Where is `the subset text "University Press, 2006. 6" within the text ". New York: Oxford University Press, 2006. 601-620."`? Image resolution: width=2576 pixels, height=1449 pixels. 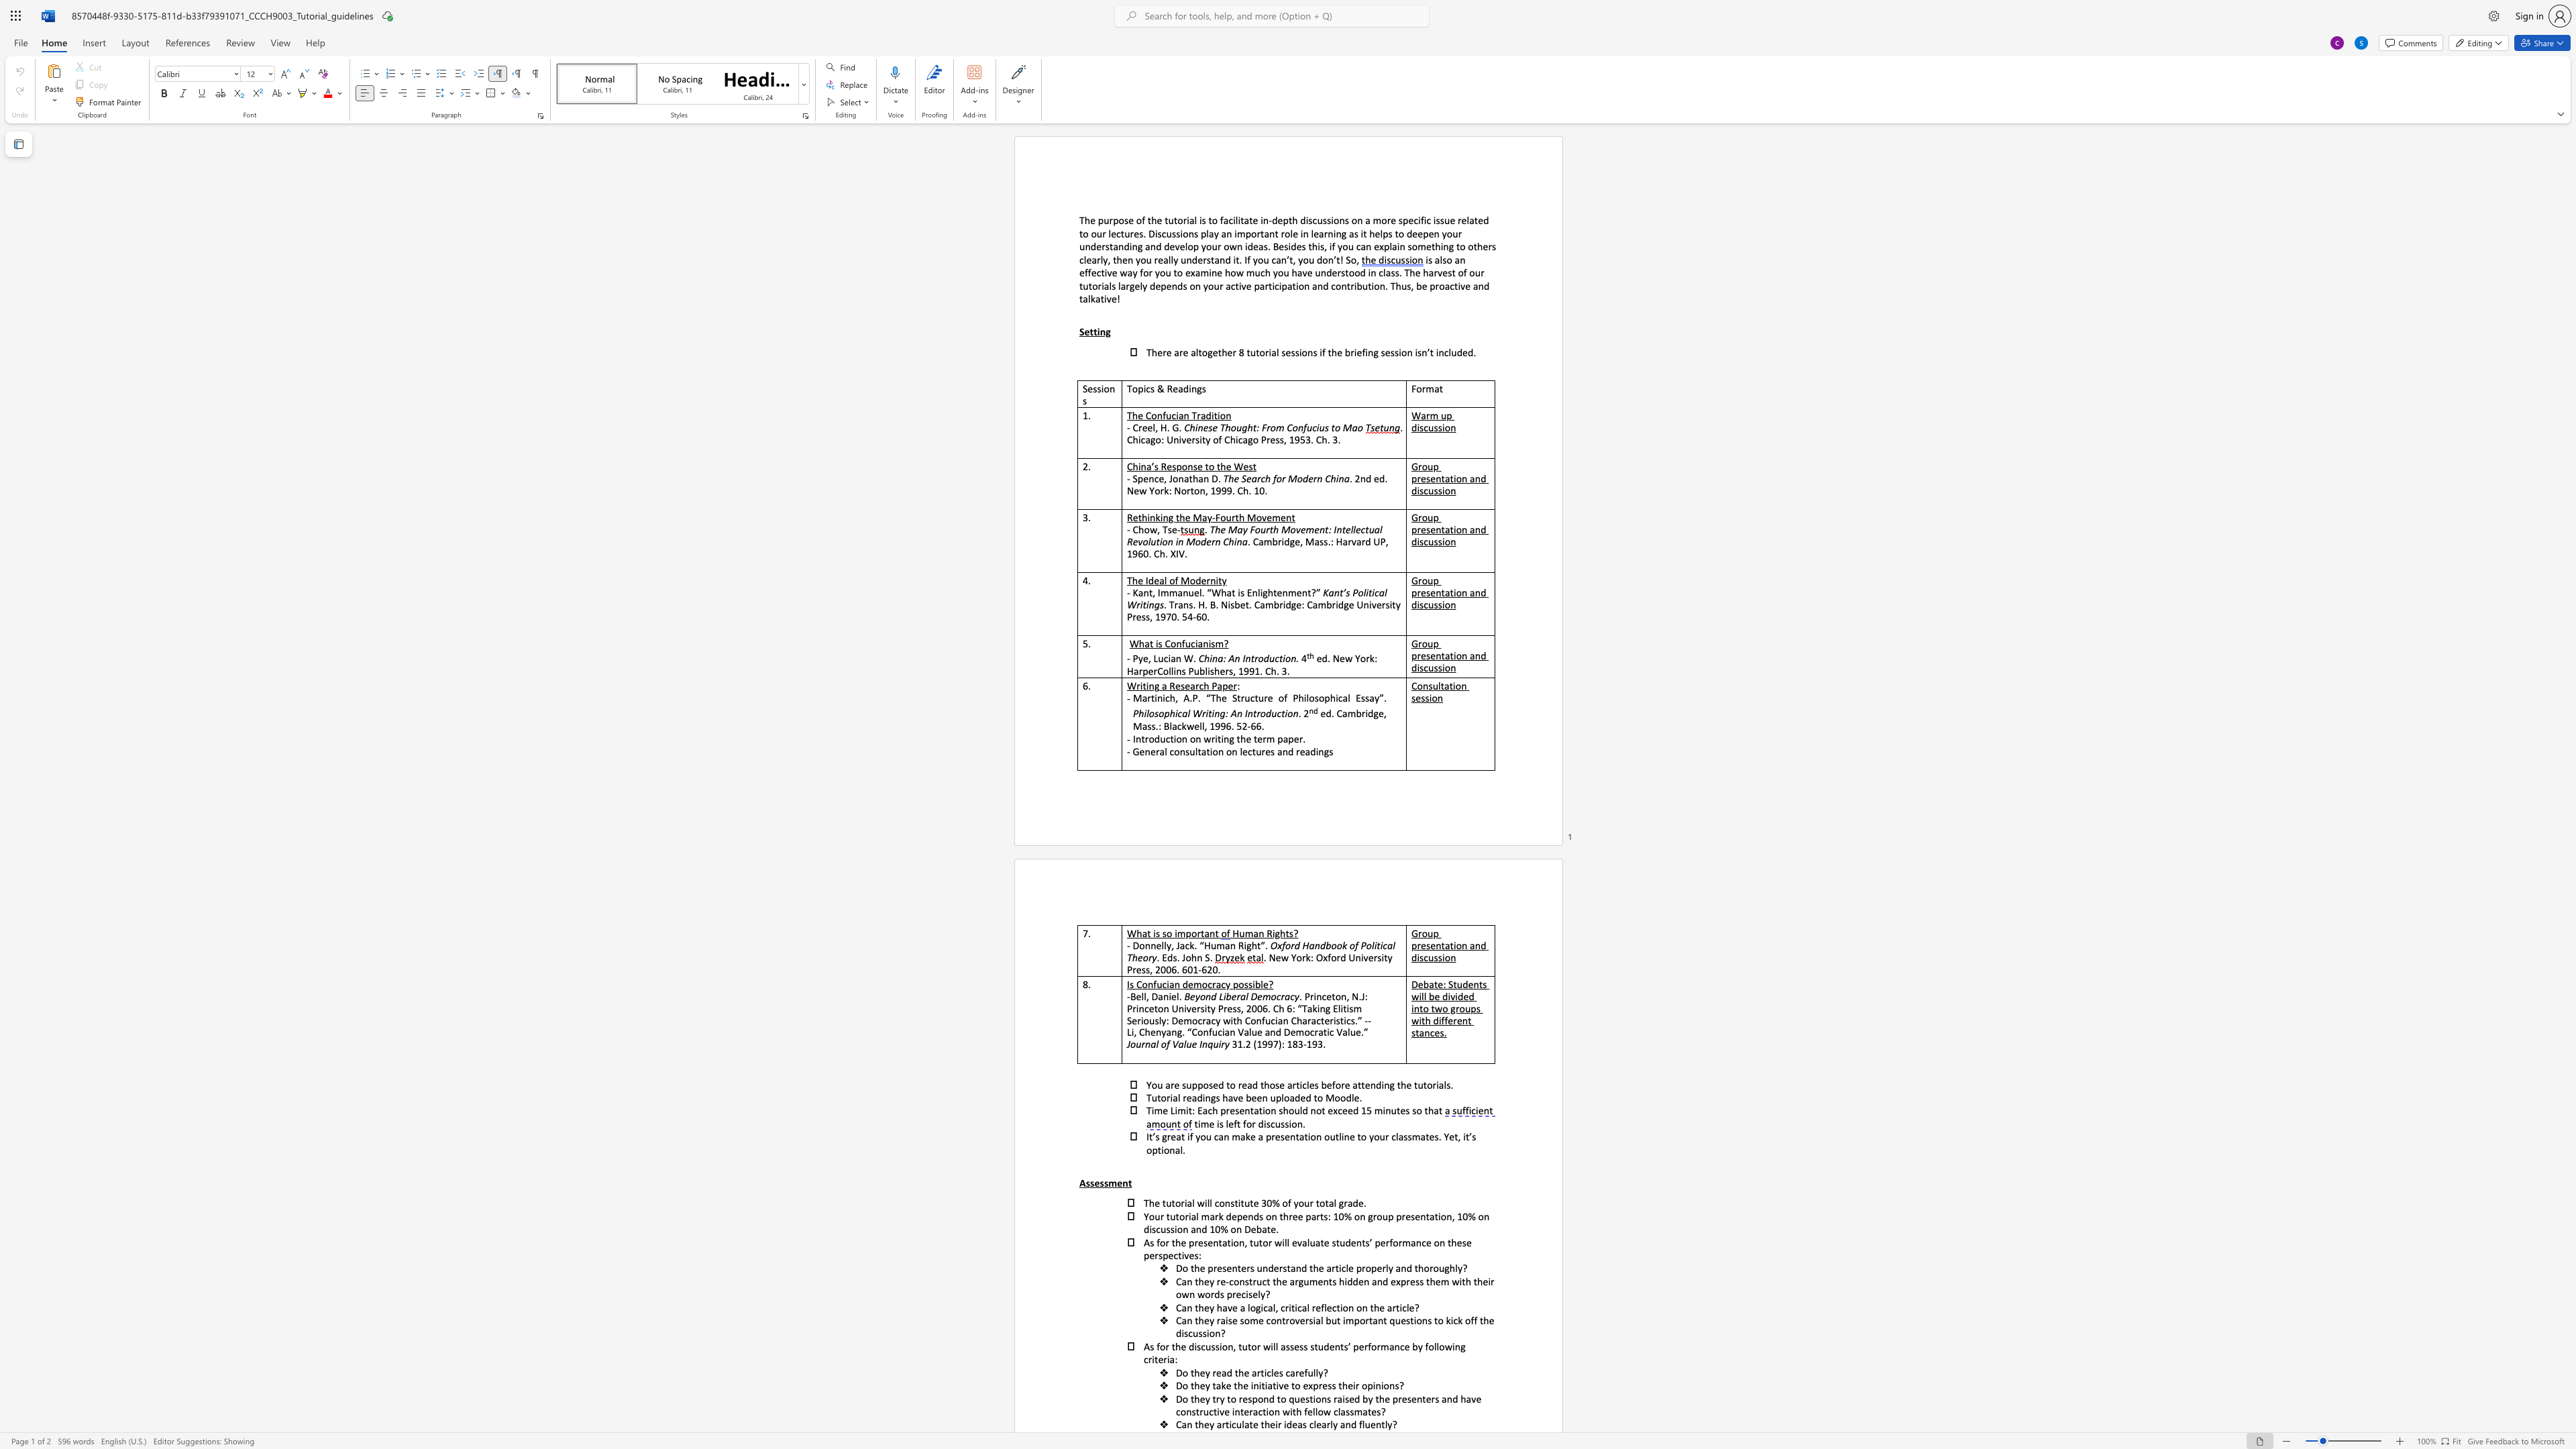
the subset text "University Press, 2006. 6" within the text ". New York: Oxford University Press, 2006. 601-620." is located at coordinates (1348, 956).